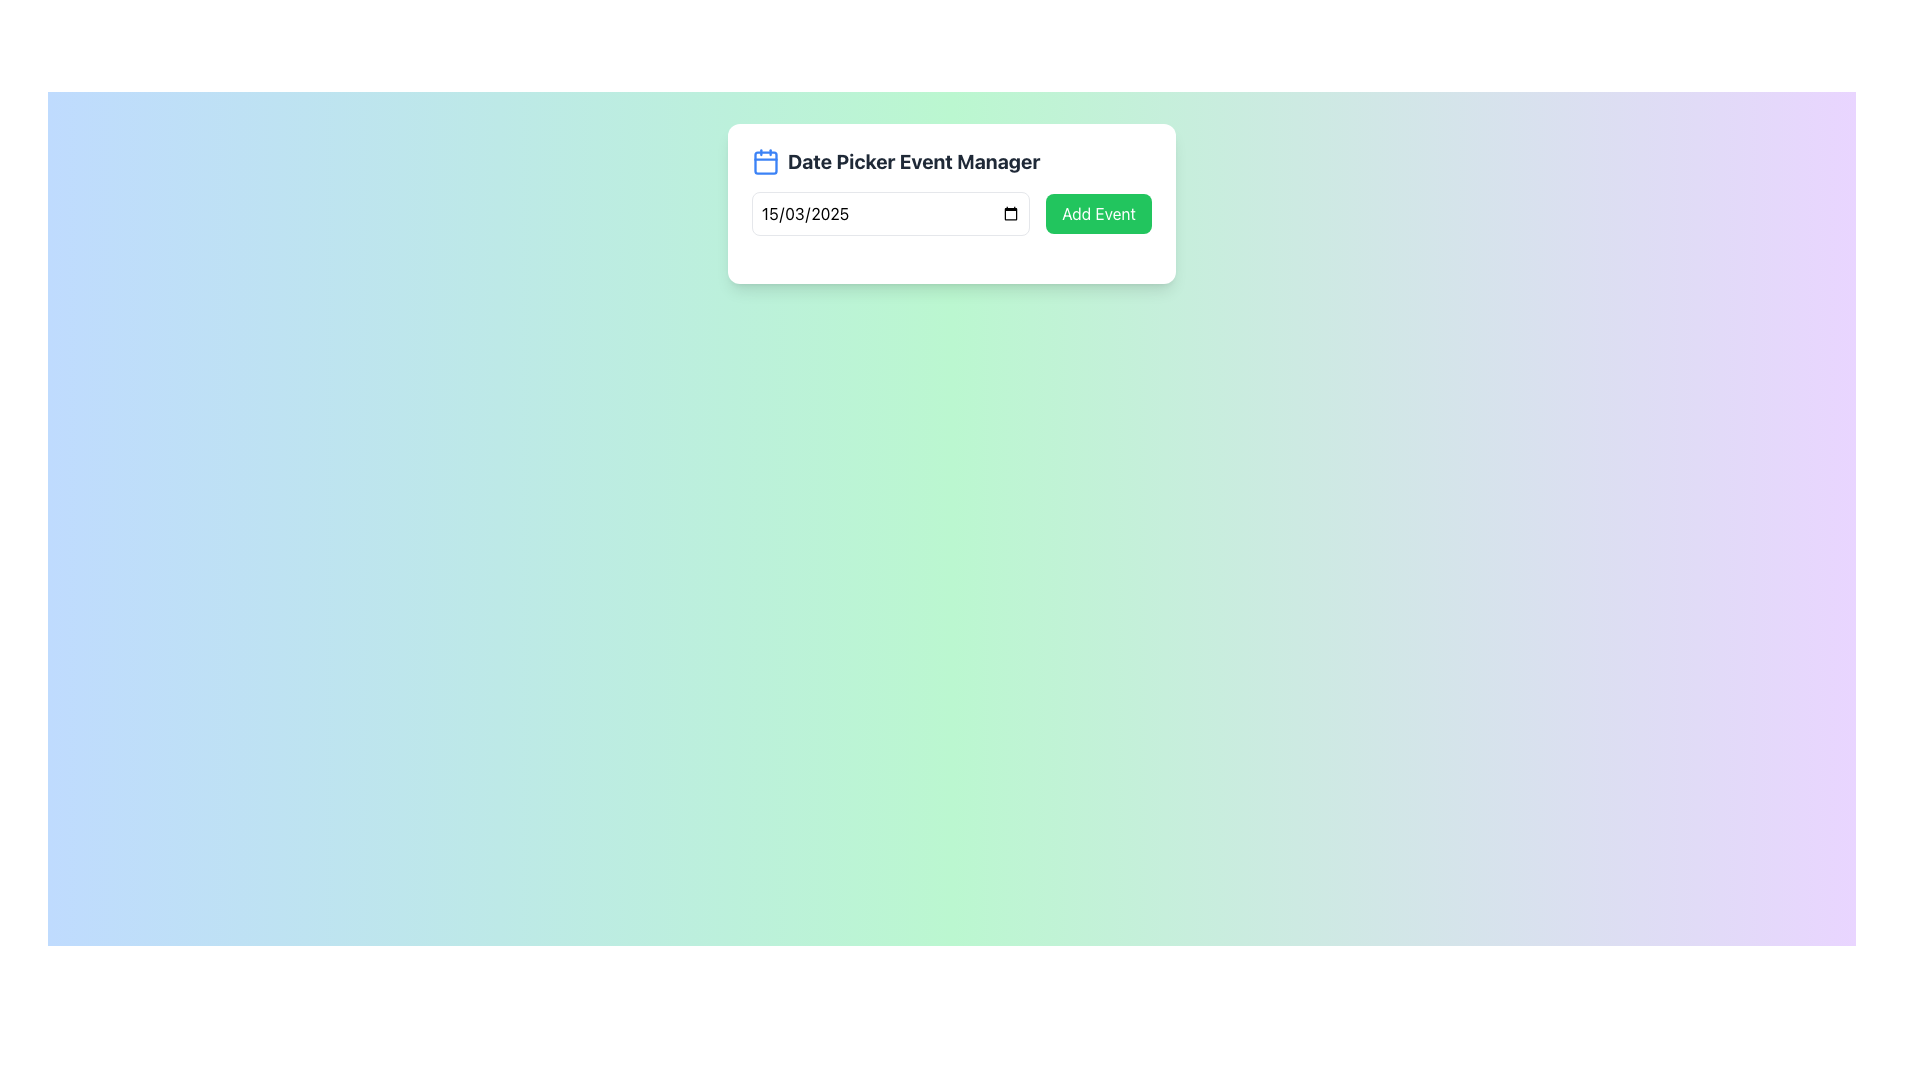  Describe the element at coordinates (765, 161) in the screenshot. I see `the blue calendar icon located to the left of the 'Date Picker Event Manager' text in the header to possibly open a date picker or show a calendar` at that location.